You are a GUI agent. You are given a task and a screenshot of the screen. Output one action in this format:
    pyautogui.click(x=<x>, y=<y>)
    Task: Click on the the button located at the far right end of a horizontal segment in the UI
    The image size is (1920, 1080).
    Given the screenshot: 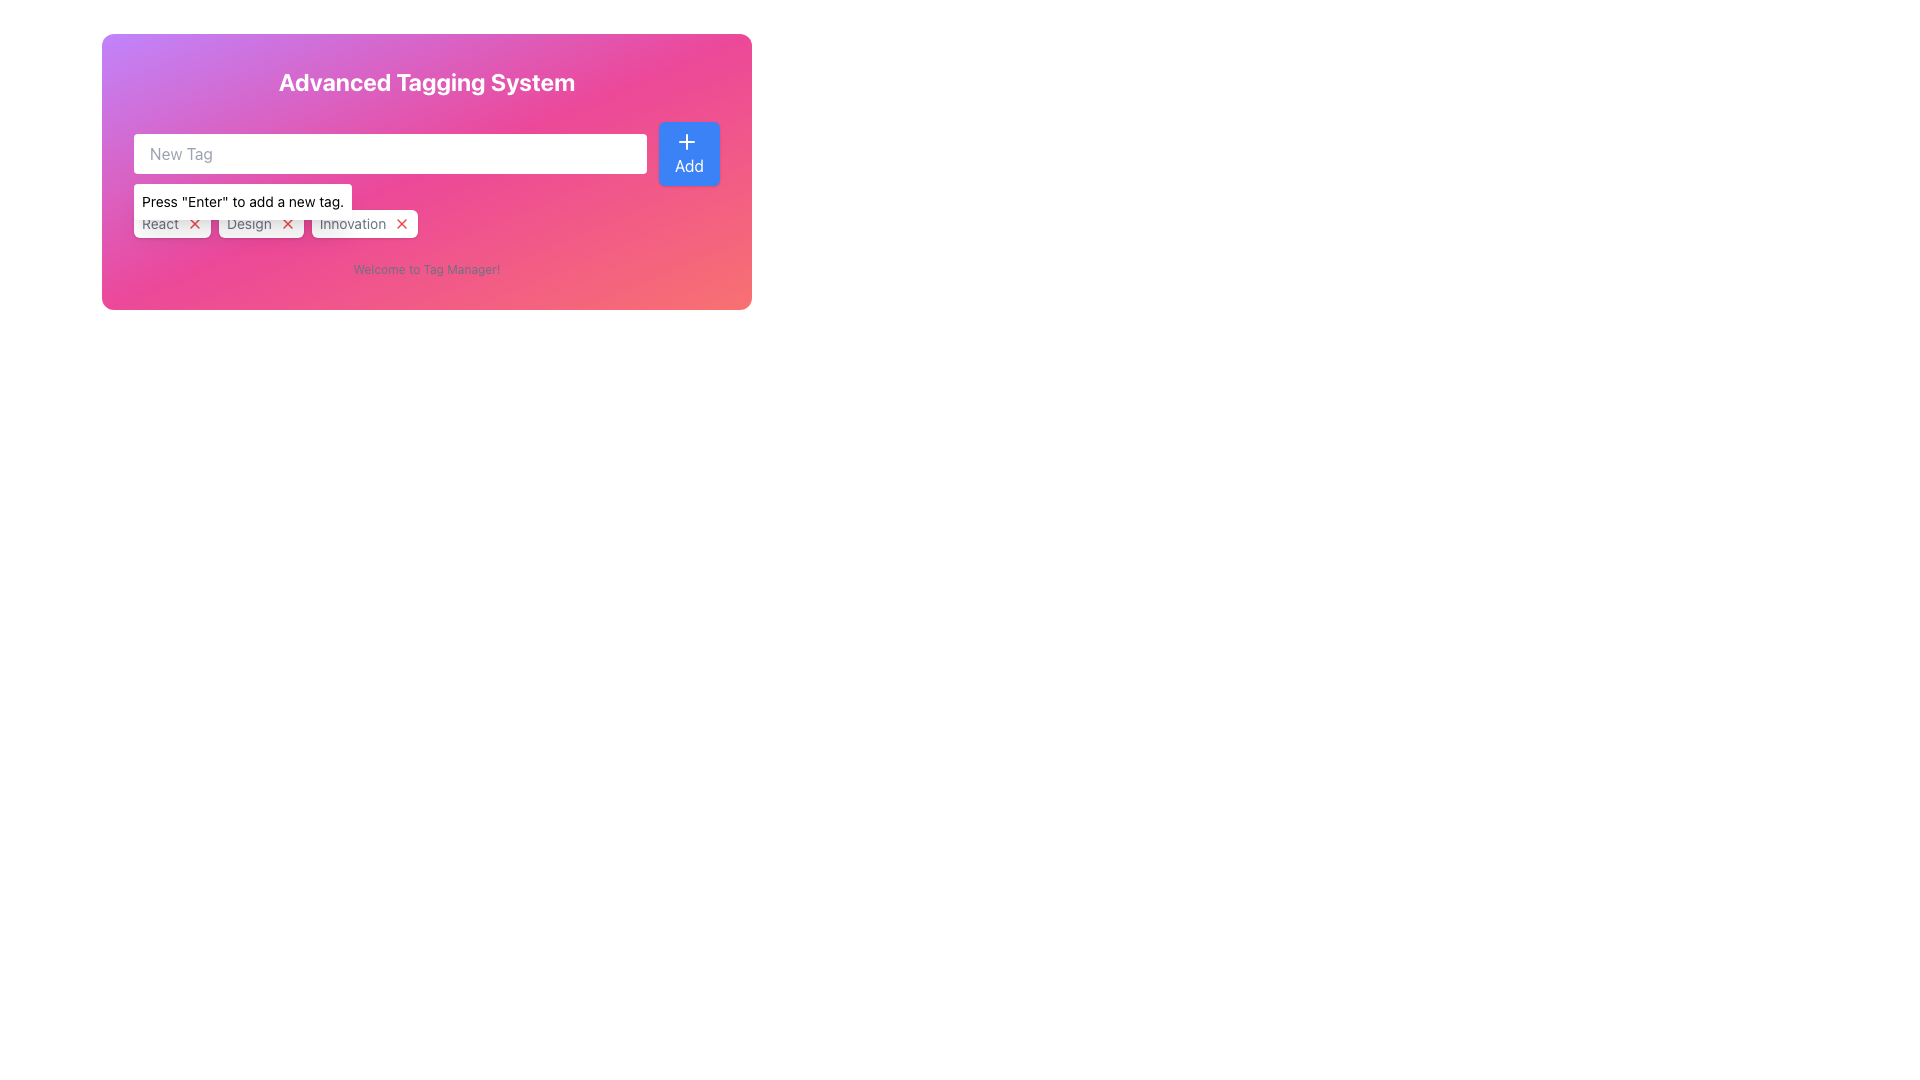 What is the action you would take?
    pyautogui.click(x=689, y=153)
    